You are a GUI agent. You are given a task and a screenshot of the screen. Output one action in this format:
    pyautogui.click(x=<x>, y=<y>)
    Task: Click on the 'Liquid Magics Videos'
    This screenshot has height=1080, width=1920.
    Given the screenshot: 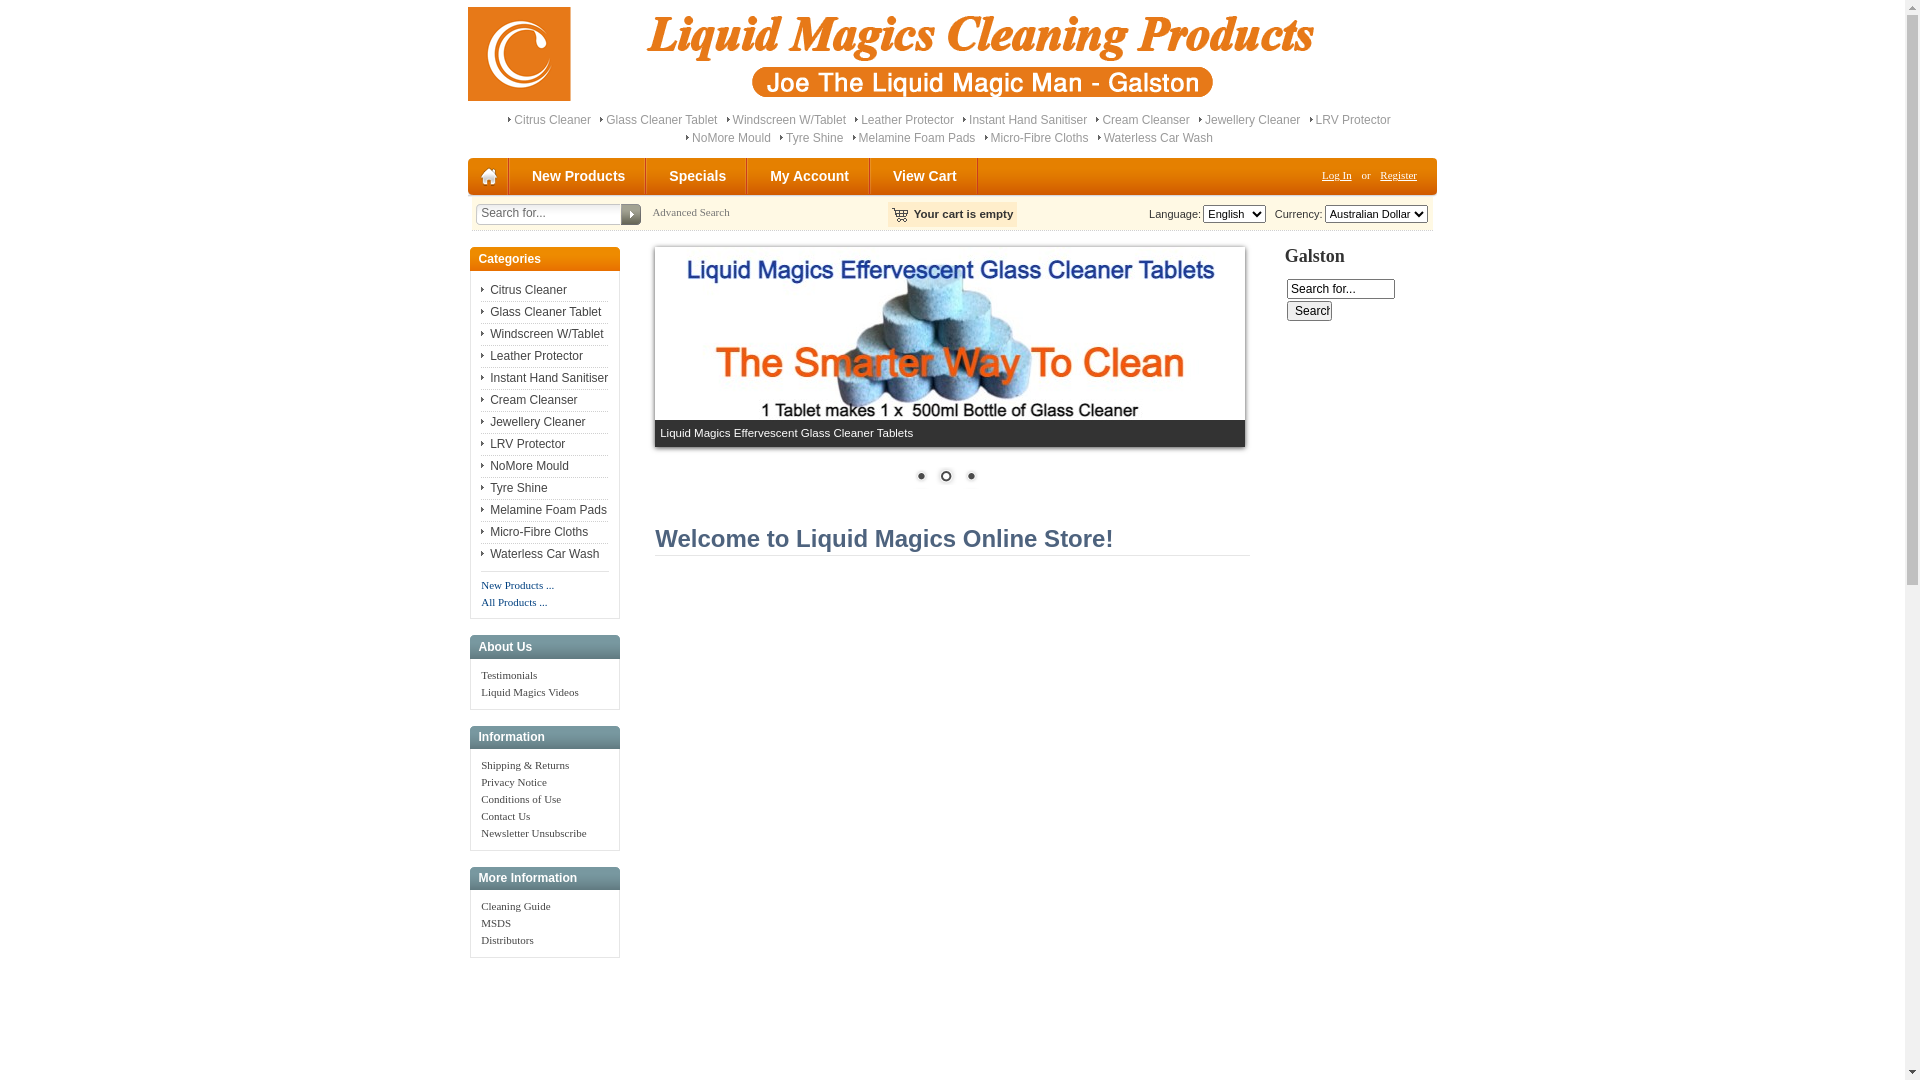 What is the action you would take?
    pyautogui.click(x=529, y=690)
    